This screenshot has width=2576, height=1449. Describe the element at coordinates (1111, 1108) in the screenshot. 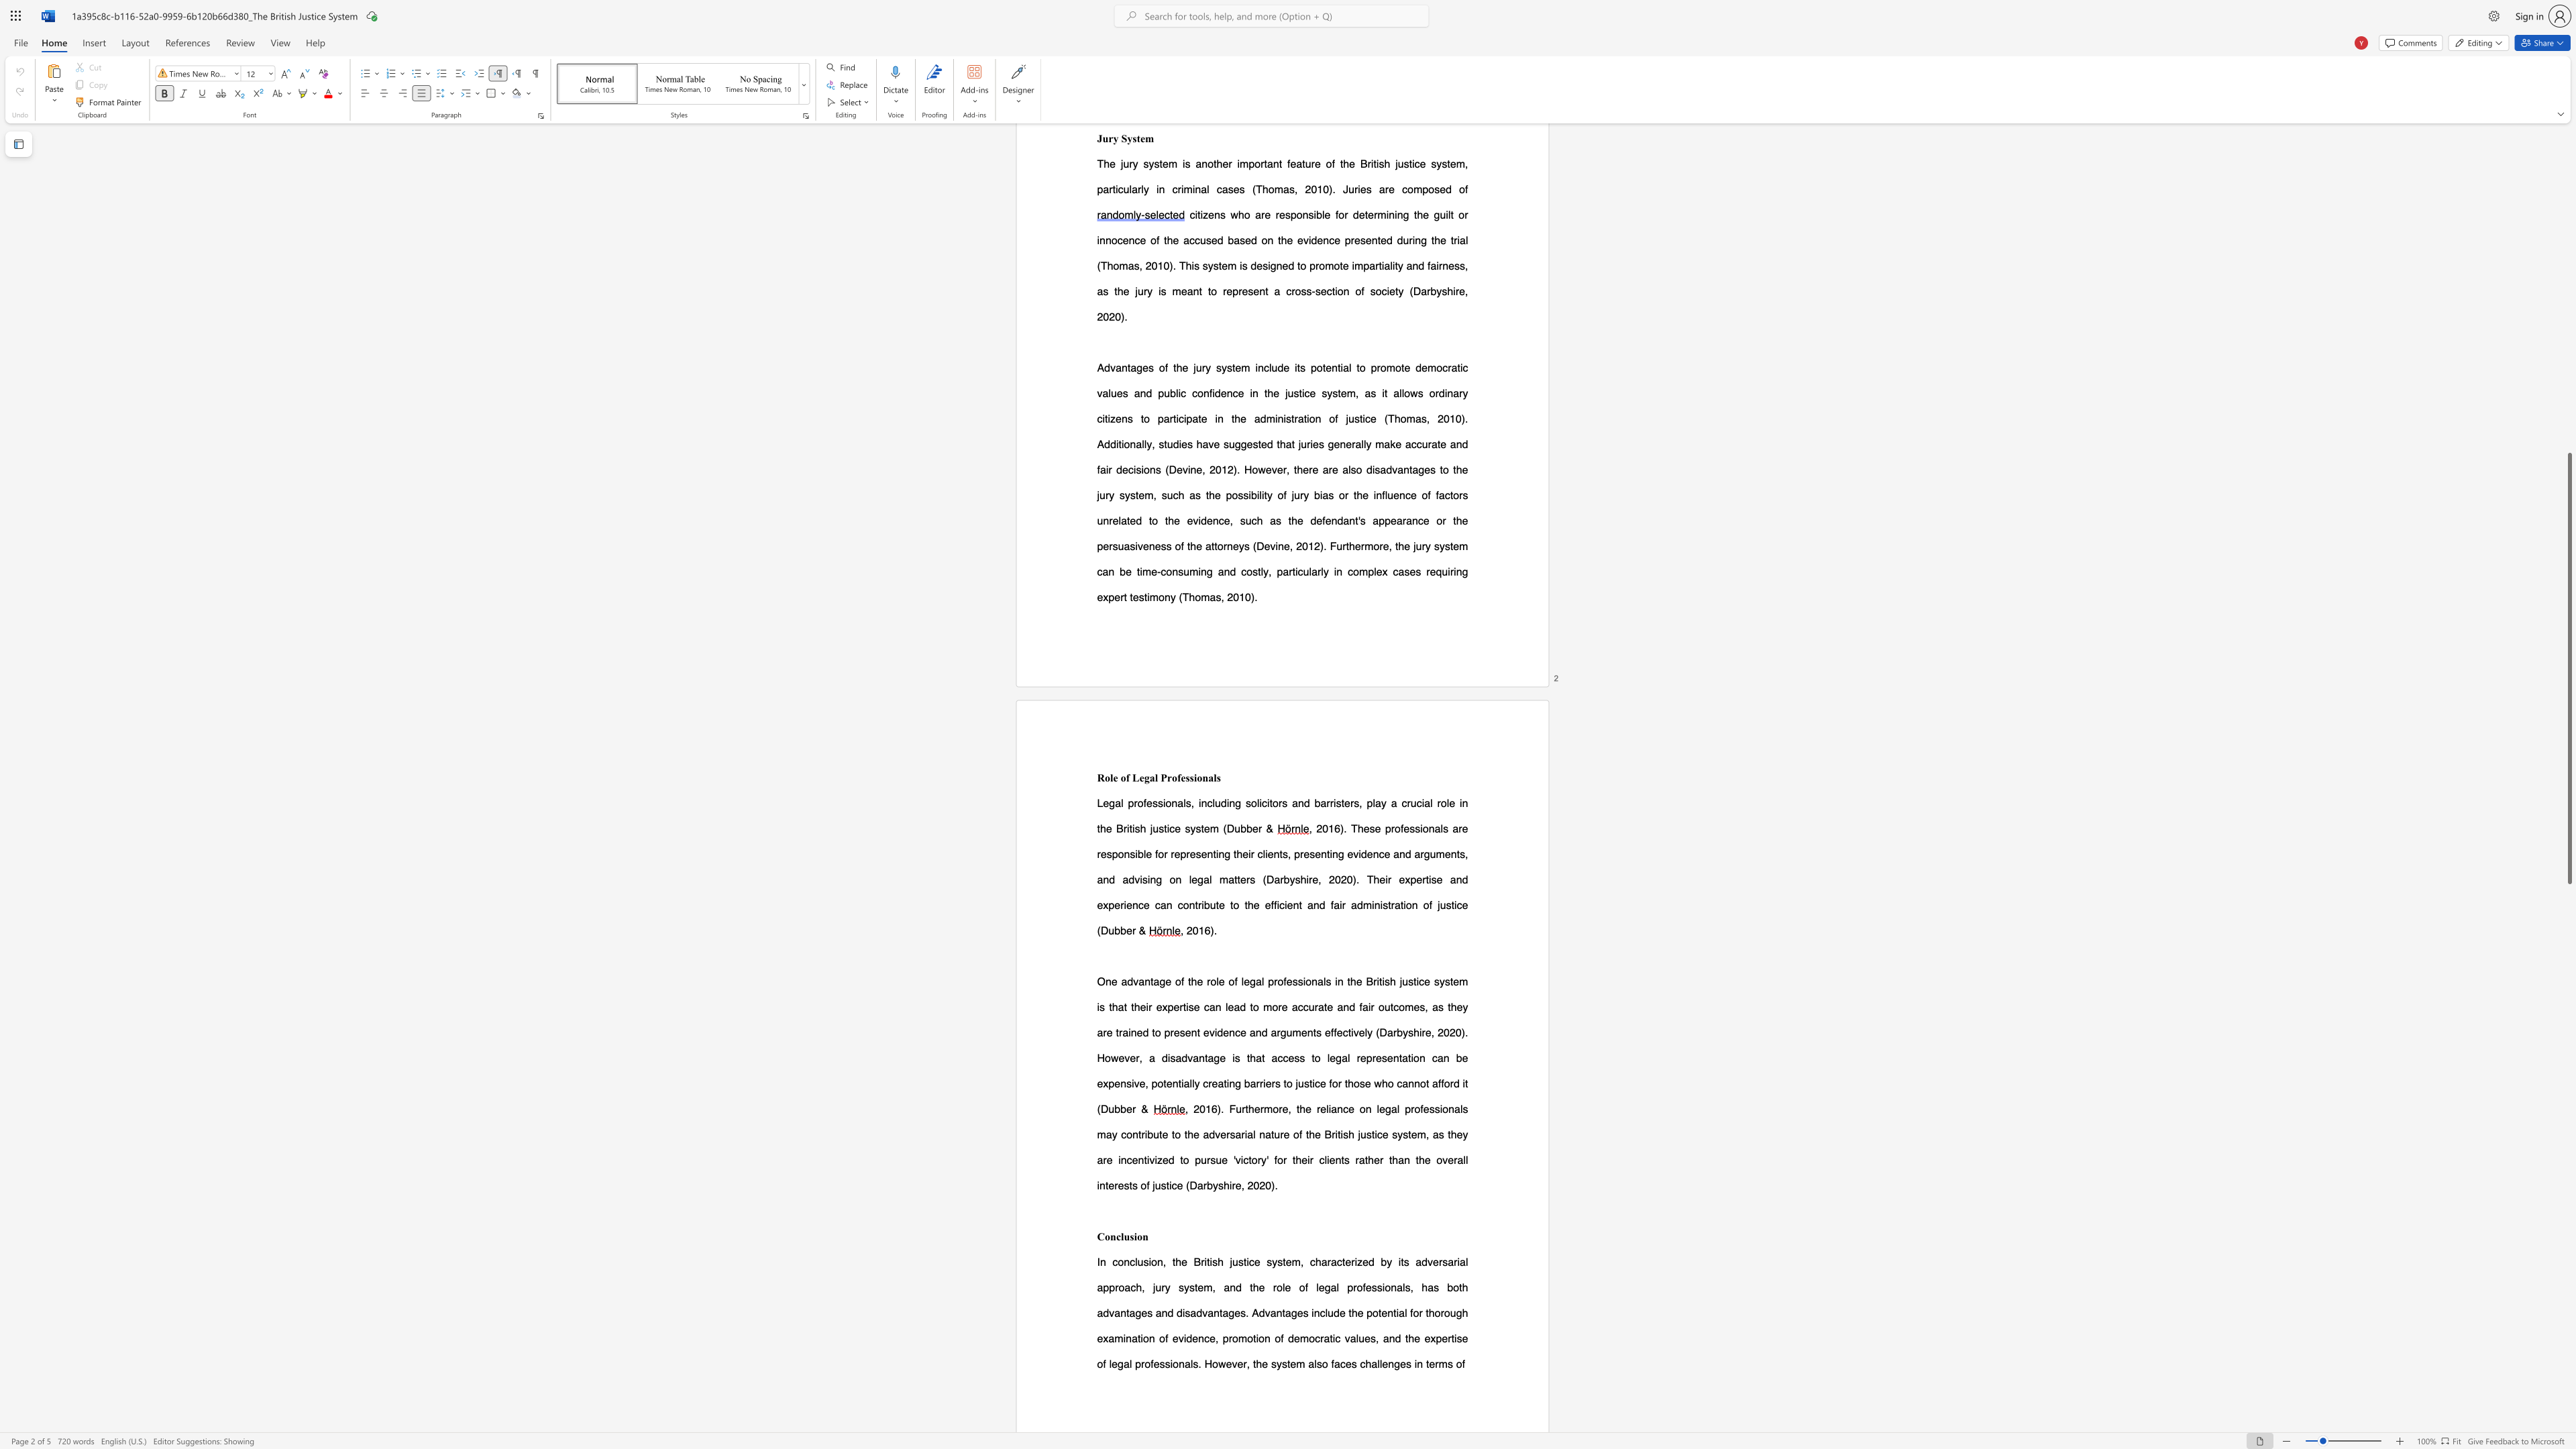

I see `the 1th character "u" in the text` at that location.